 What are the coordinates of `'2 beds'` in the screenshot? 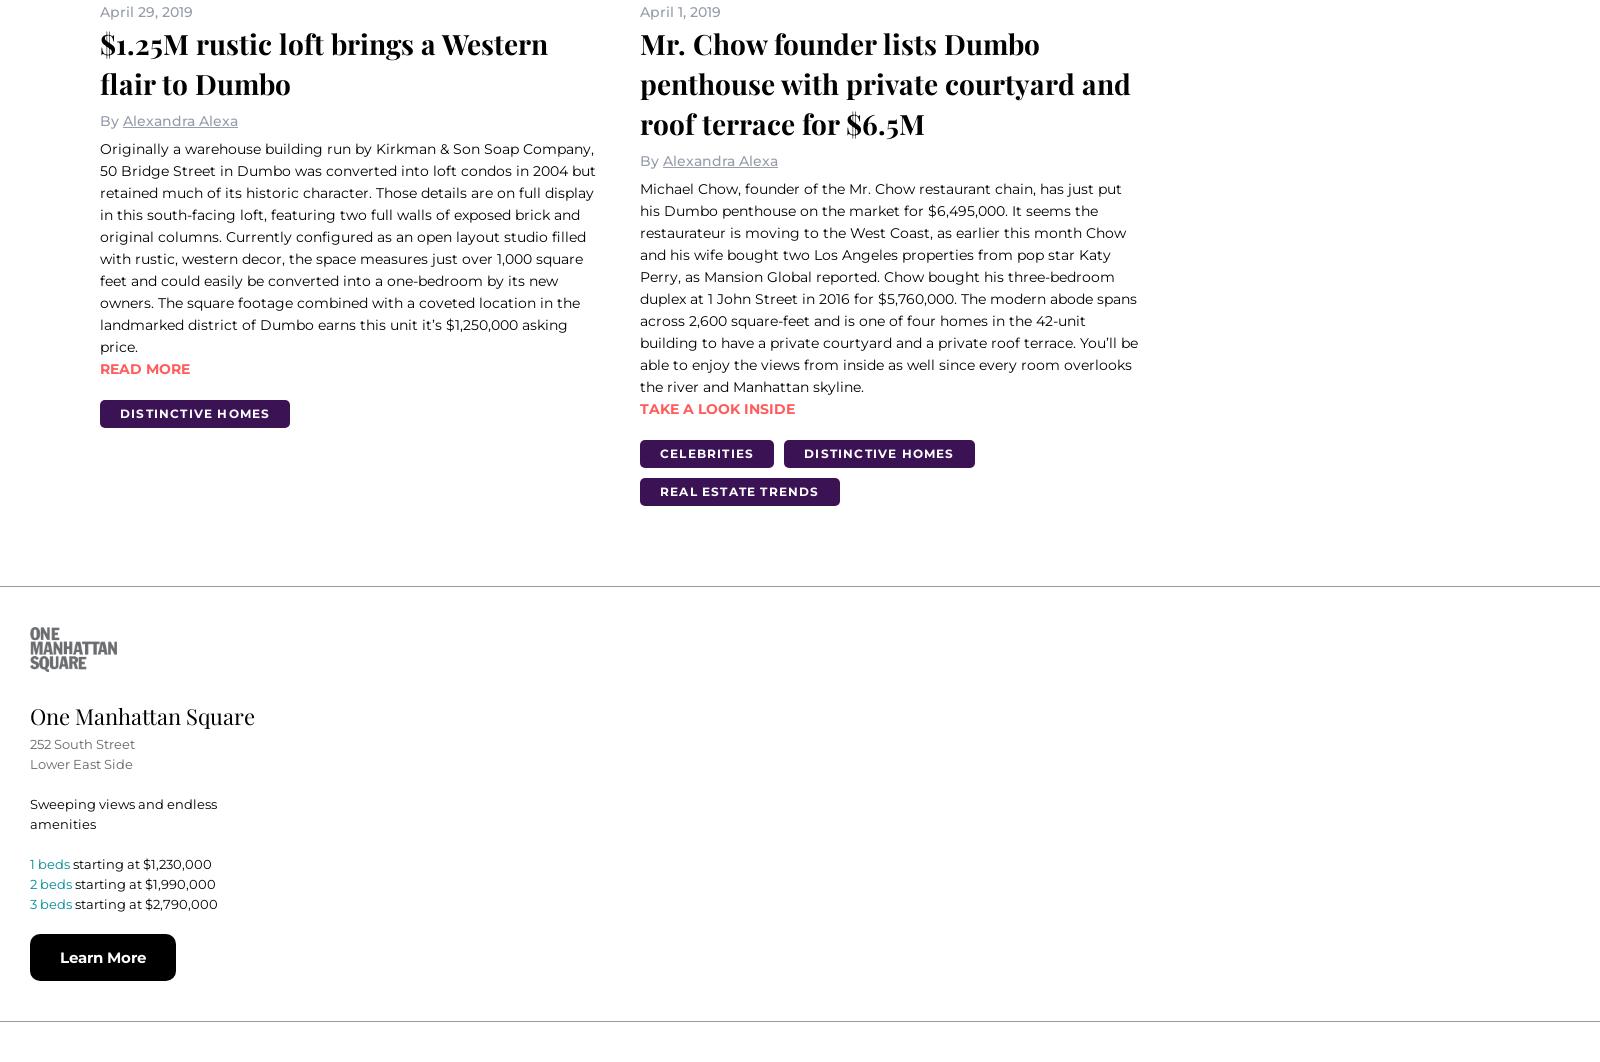 It's located at (50, 882).